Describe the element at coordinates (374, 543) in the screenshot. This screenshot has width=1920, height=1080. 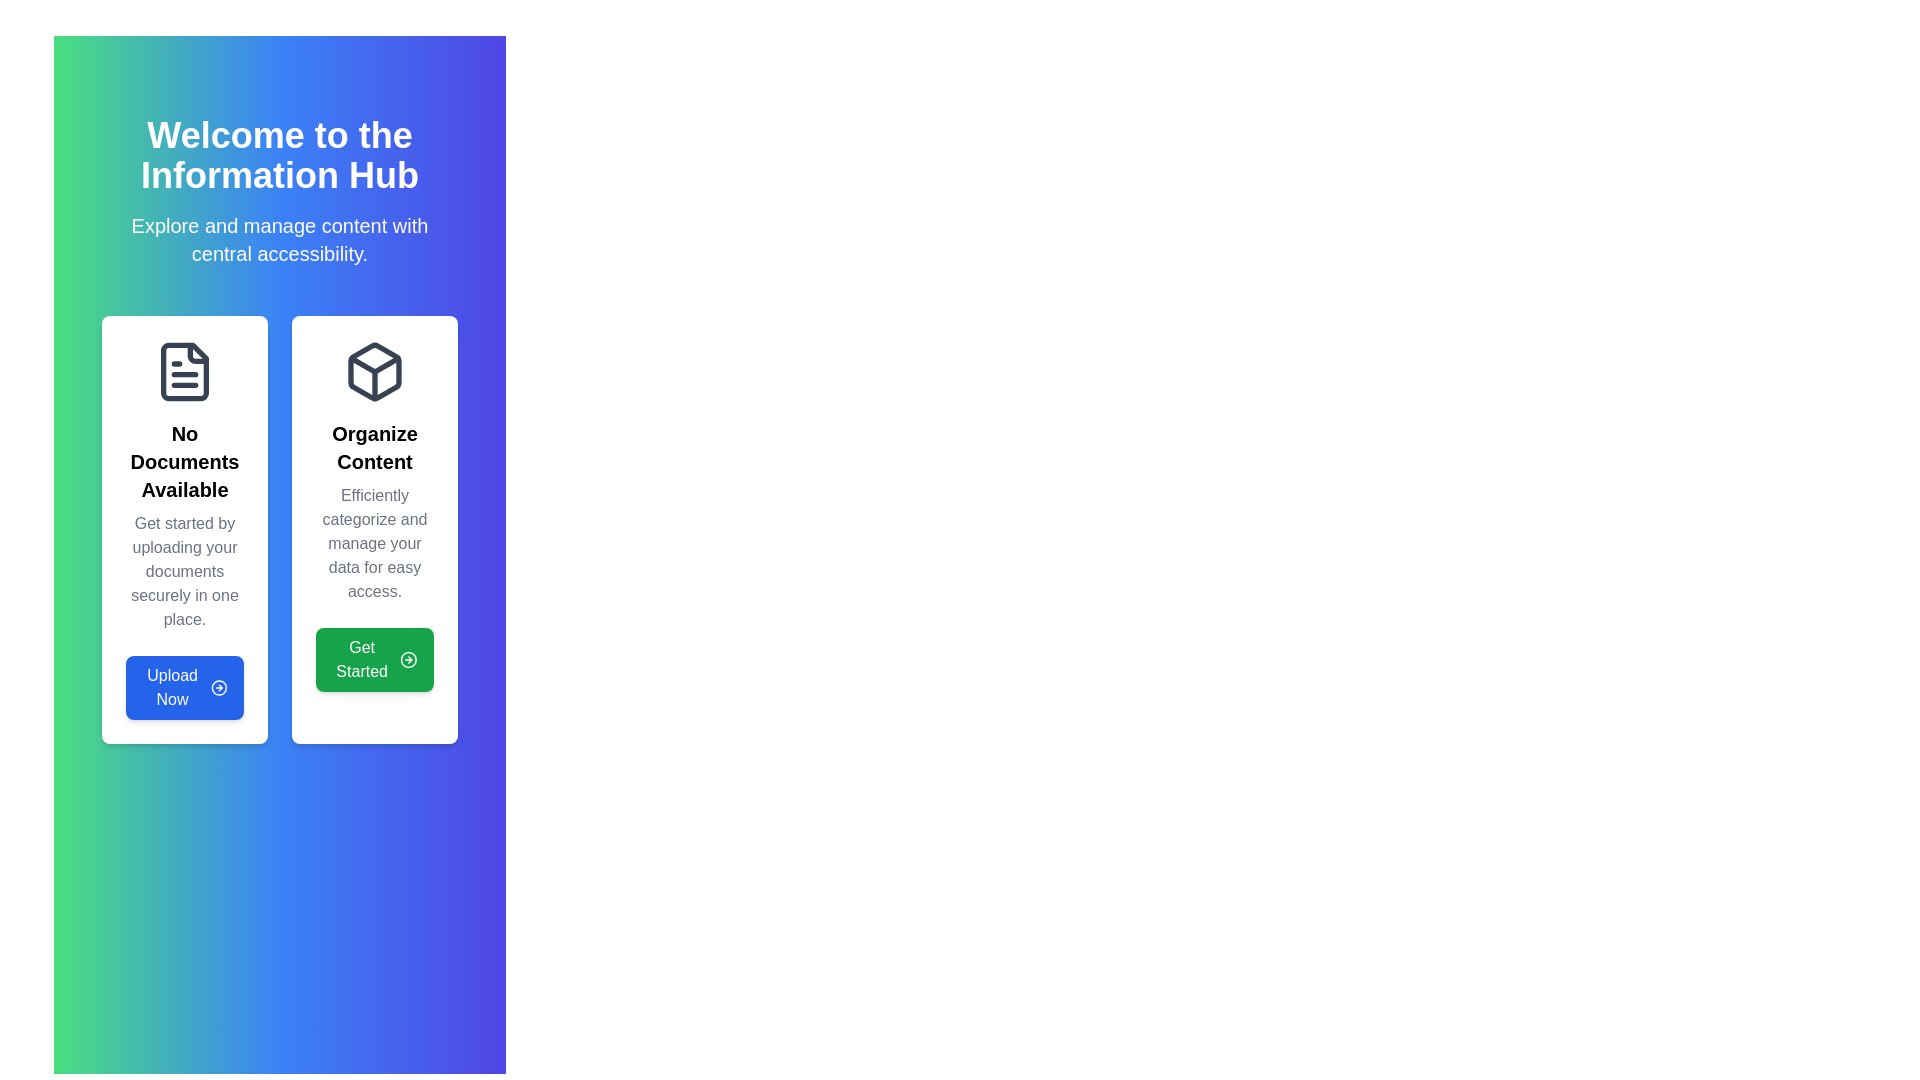
I see `the text label that reads 'Efficiently categorize and manage your data for easy access.' which is located below the title 'Organize Content' in the card UI component` at that location.